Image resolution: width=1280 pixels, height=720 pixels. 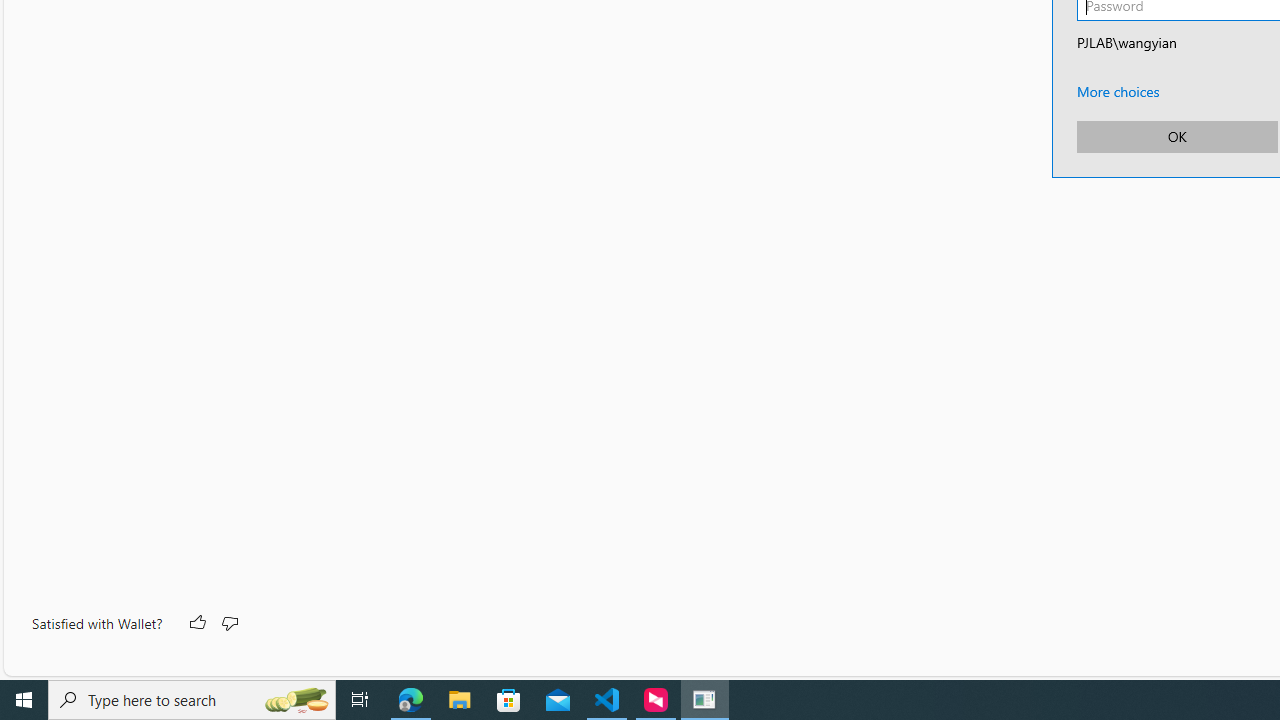 What do you see at coordinates (192, 698) in the screenshot?
I see `'Type here to search'` at bounding box center [192, 698].